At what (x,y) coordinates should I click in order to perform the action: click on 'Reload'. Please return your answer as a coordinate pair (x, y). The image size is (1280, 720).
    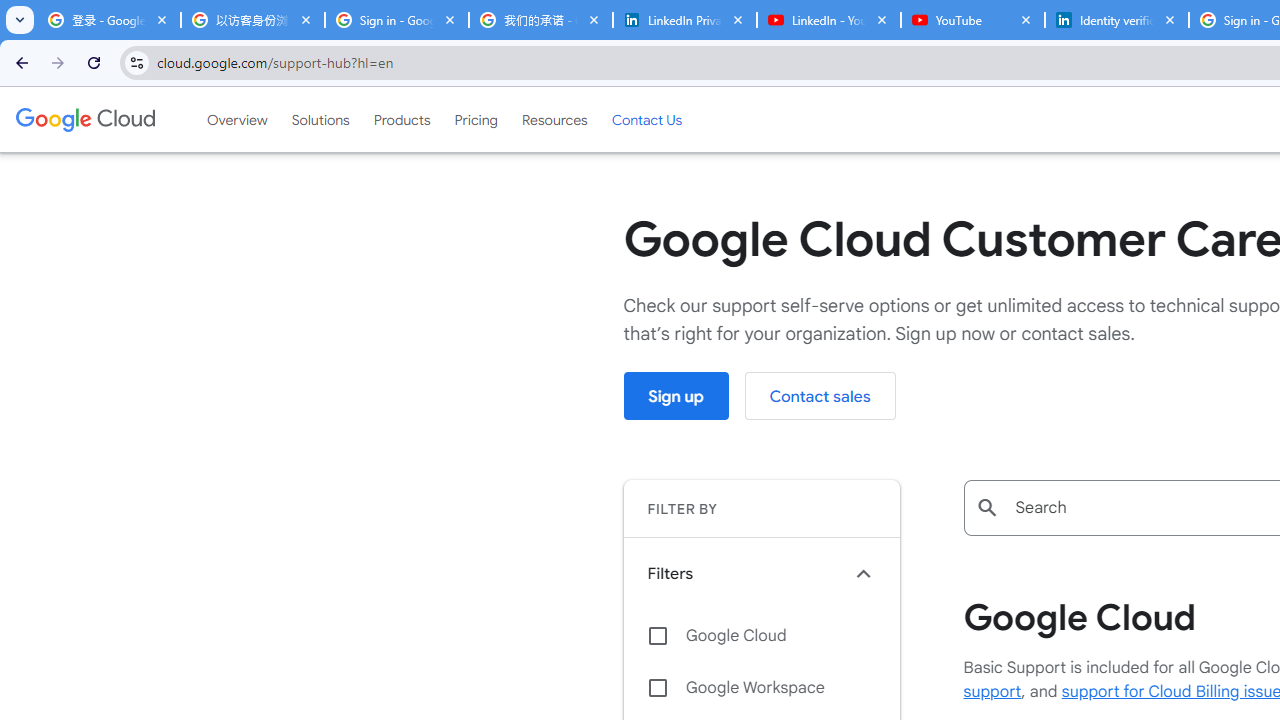
    Looking at the image, I should click on (93, 61).